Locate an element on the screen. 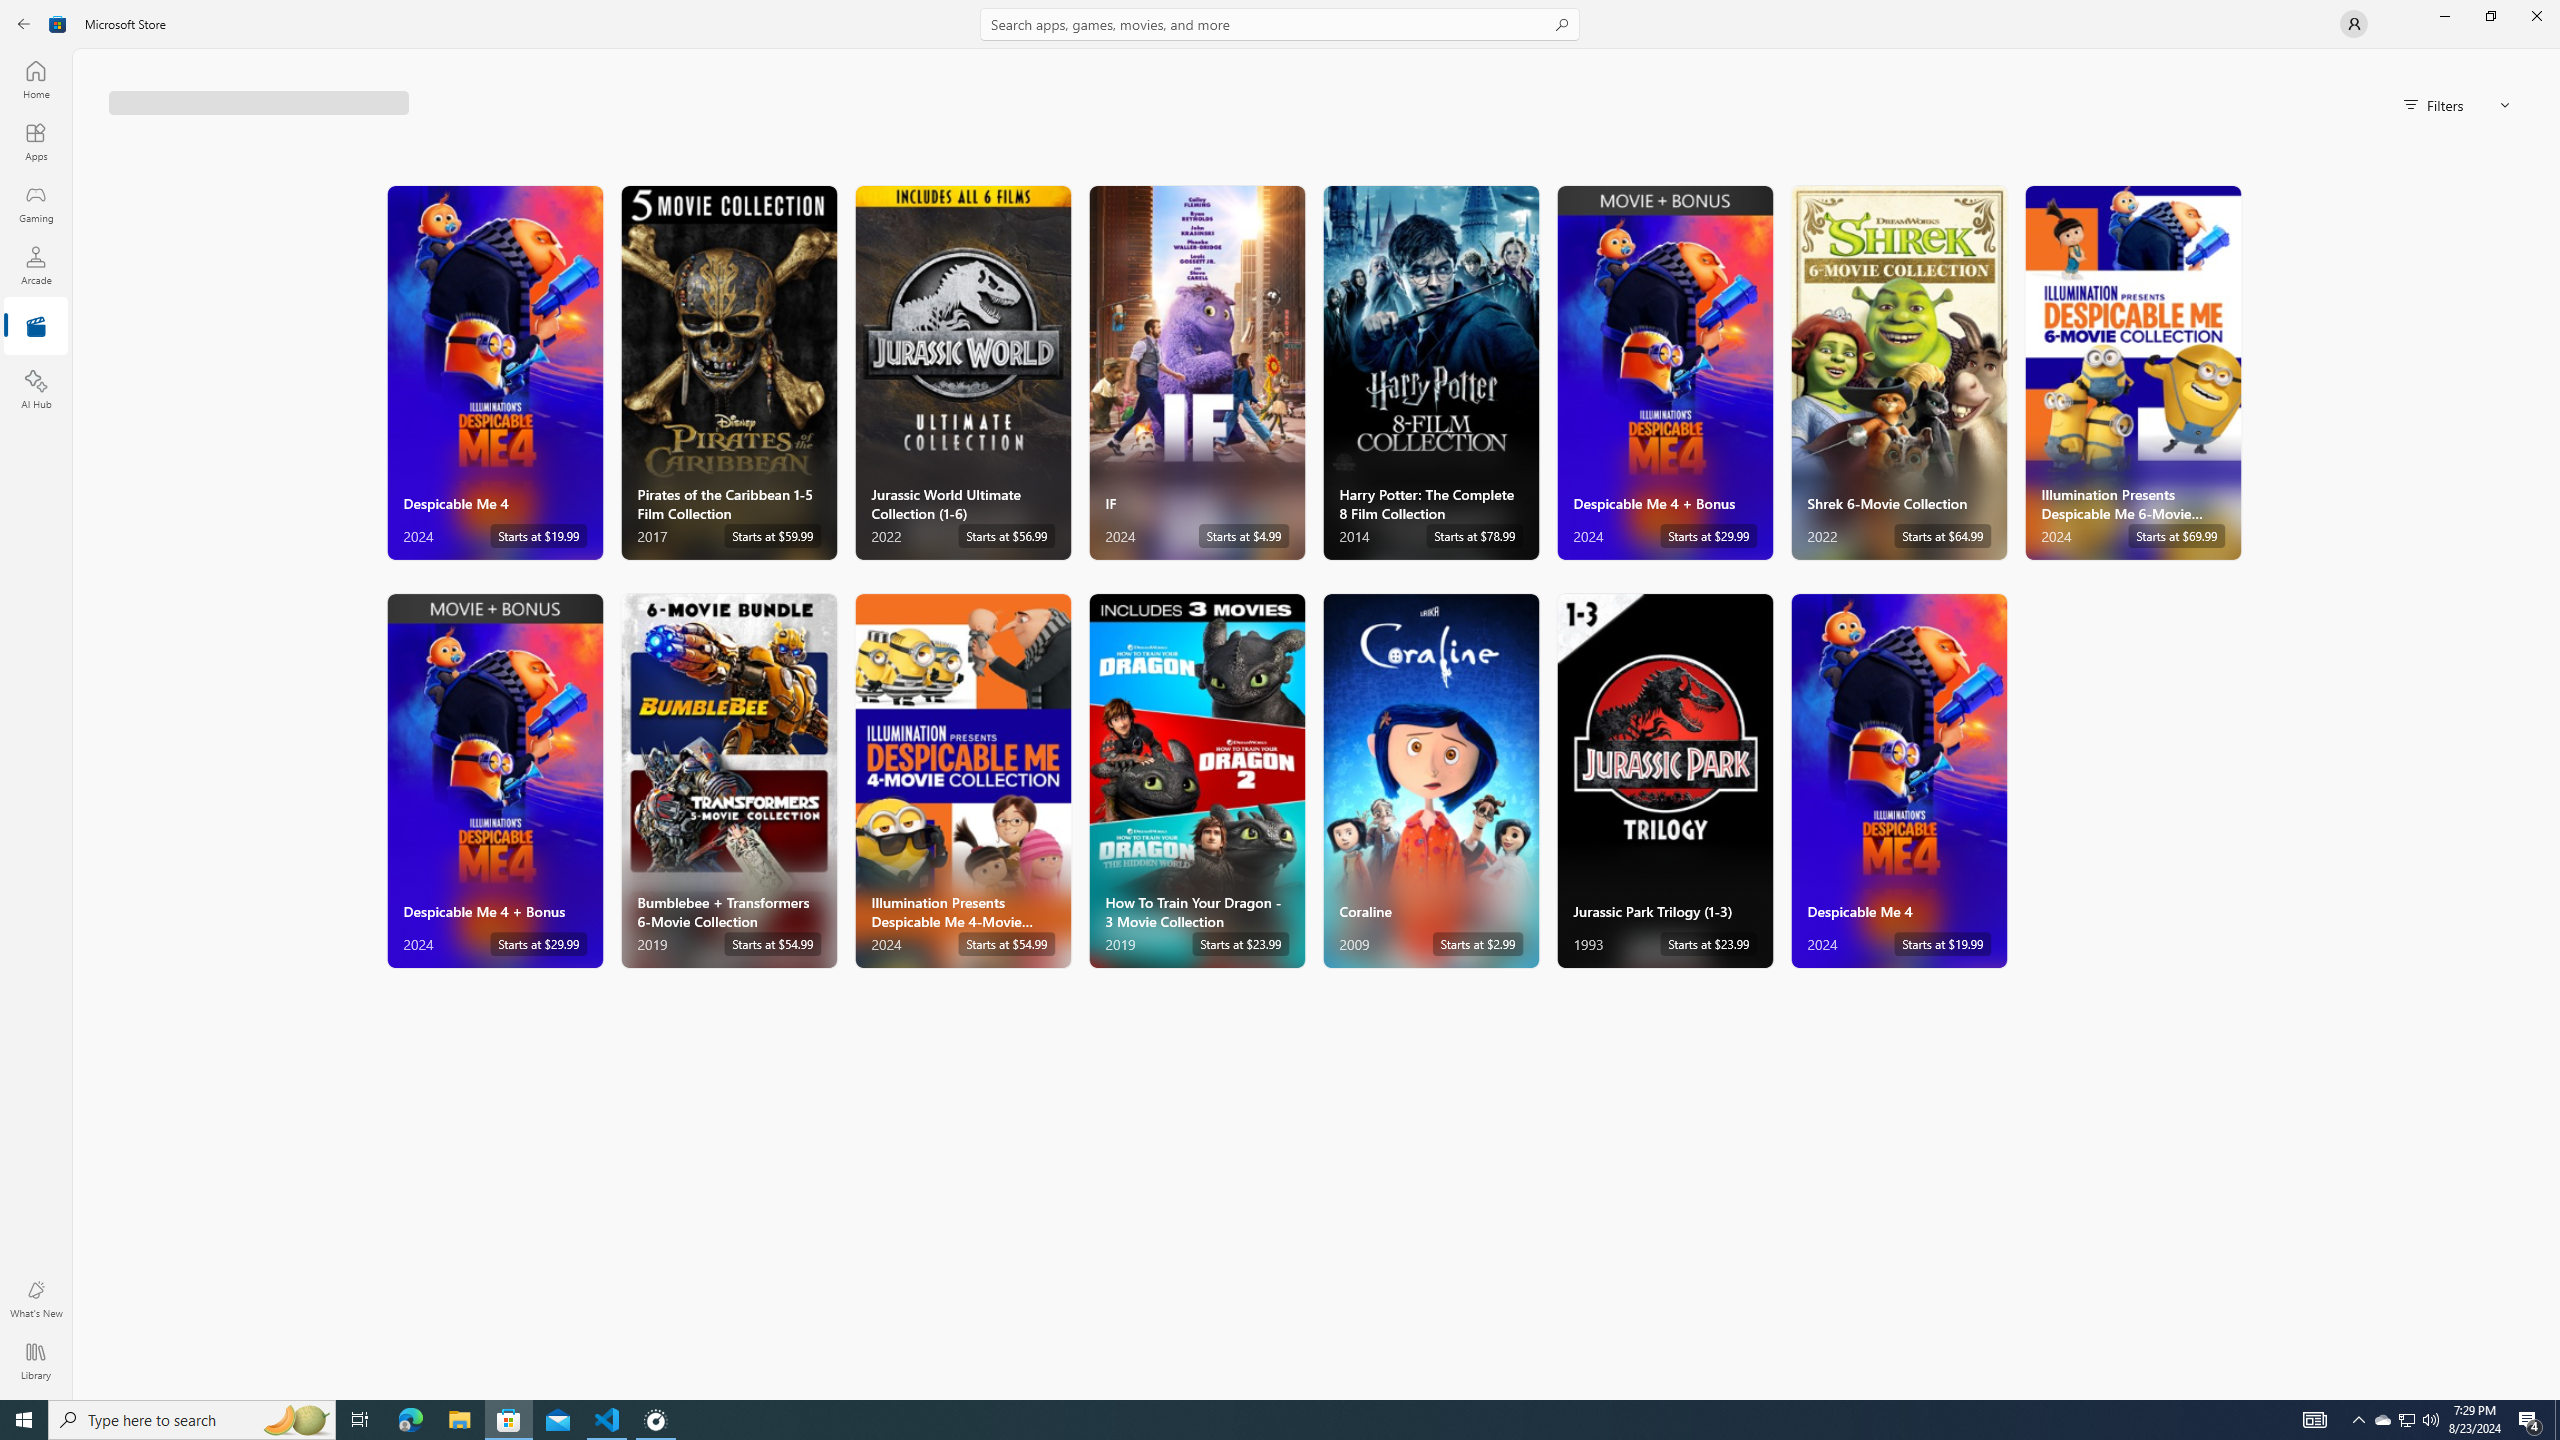  'Filters' is located at coordinates (2457, 104).